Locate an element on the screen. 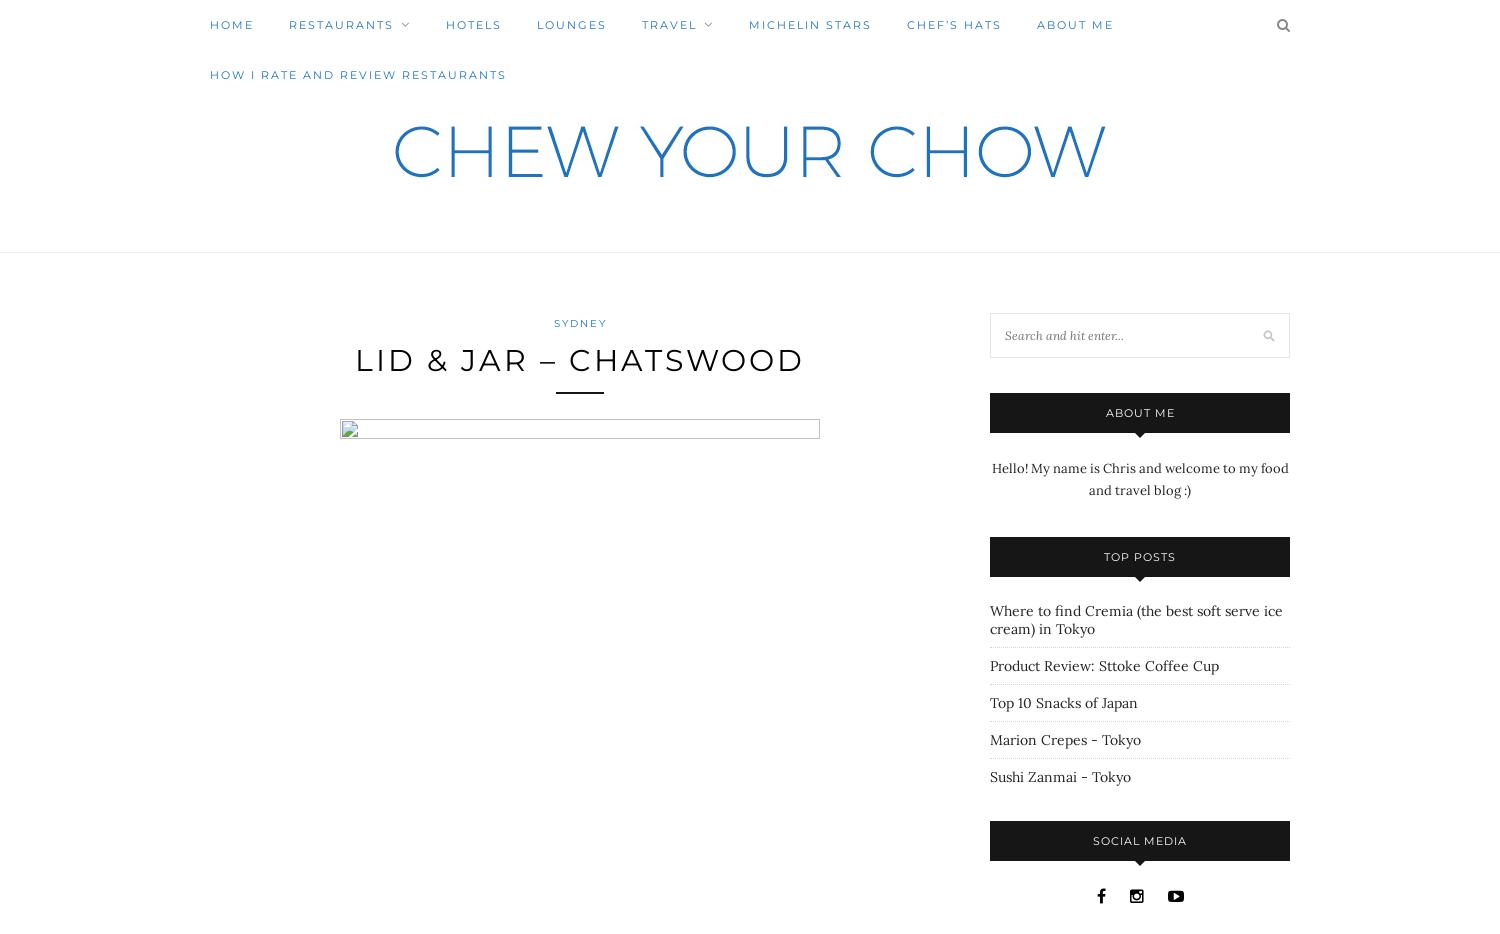 The height and width of the screenshot is (934, 1500). 'Product Review: Sttoke Coffee Cup' is located at coordinates (1103, 665).